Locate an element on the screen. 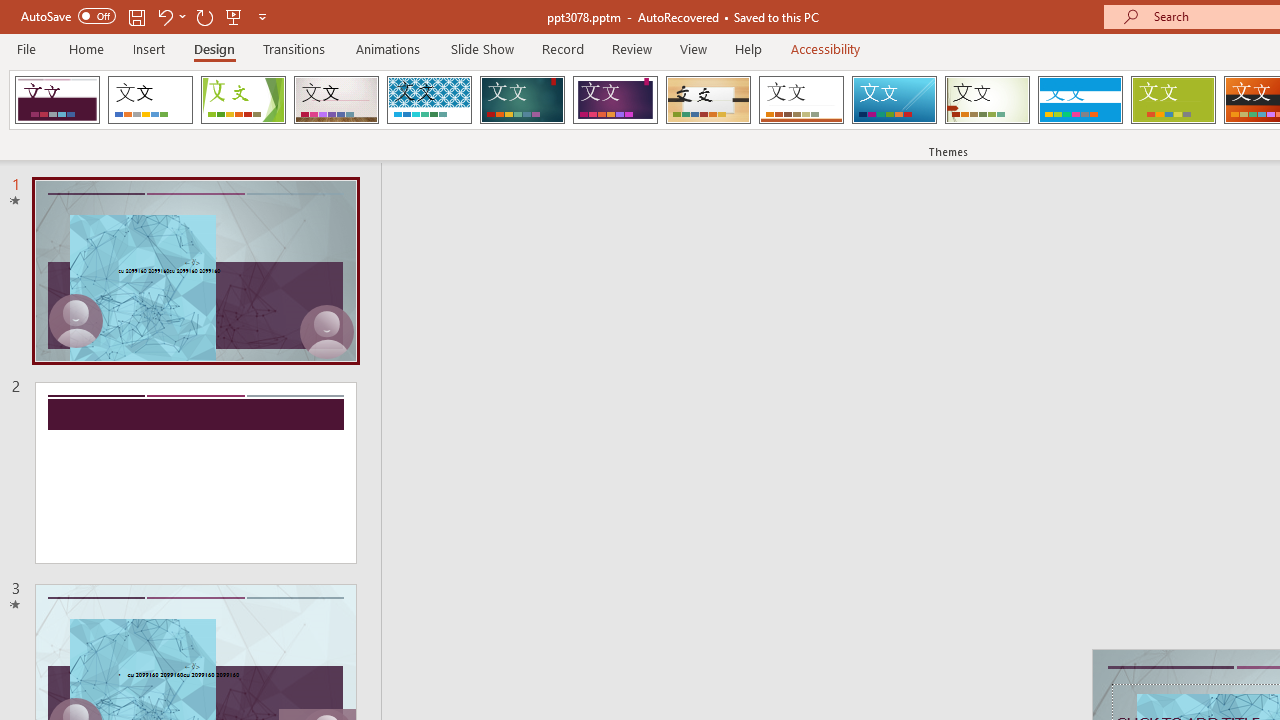 The width and height of the screenshot is (1280, 720). 'Slice' is located at coordinates (893, 100).